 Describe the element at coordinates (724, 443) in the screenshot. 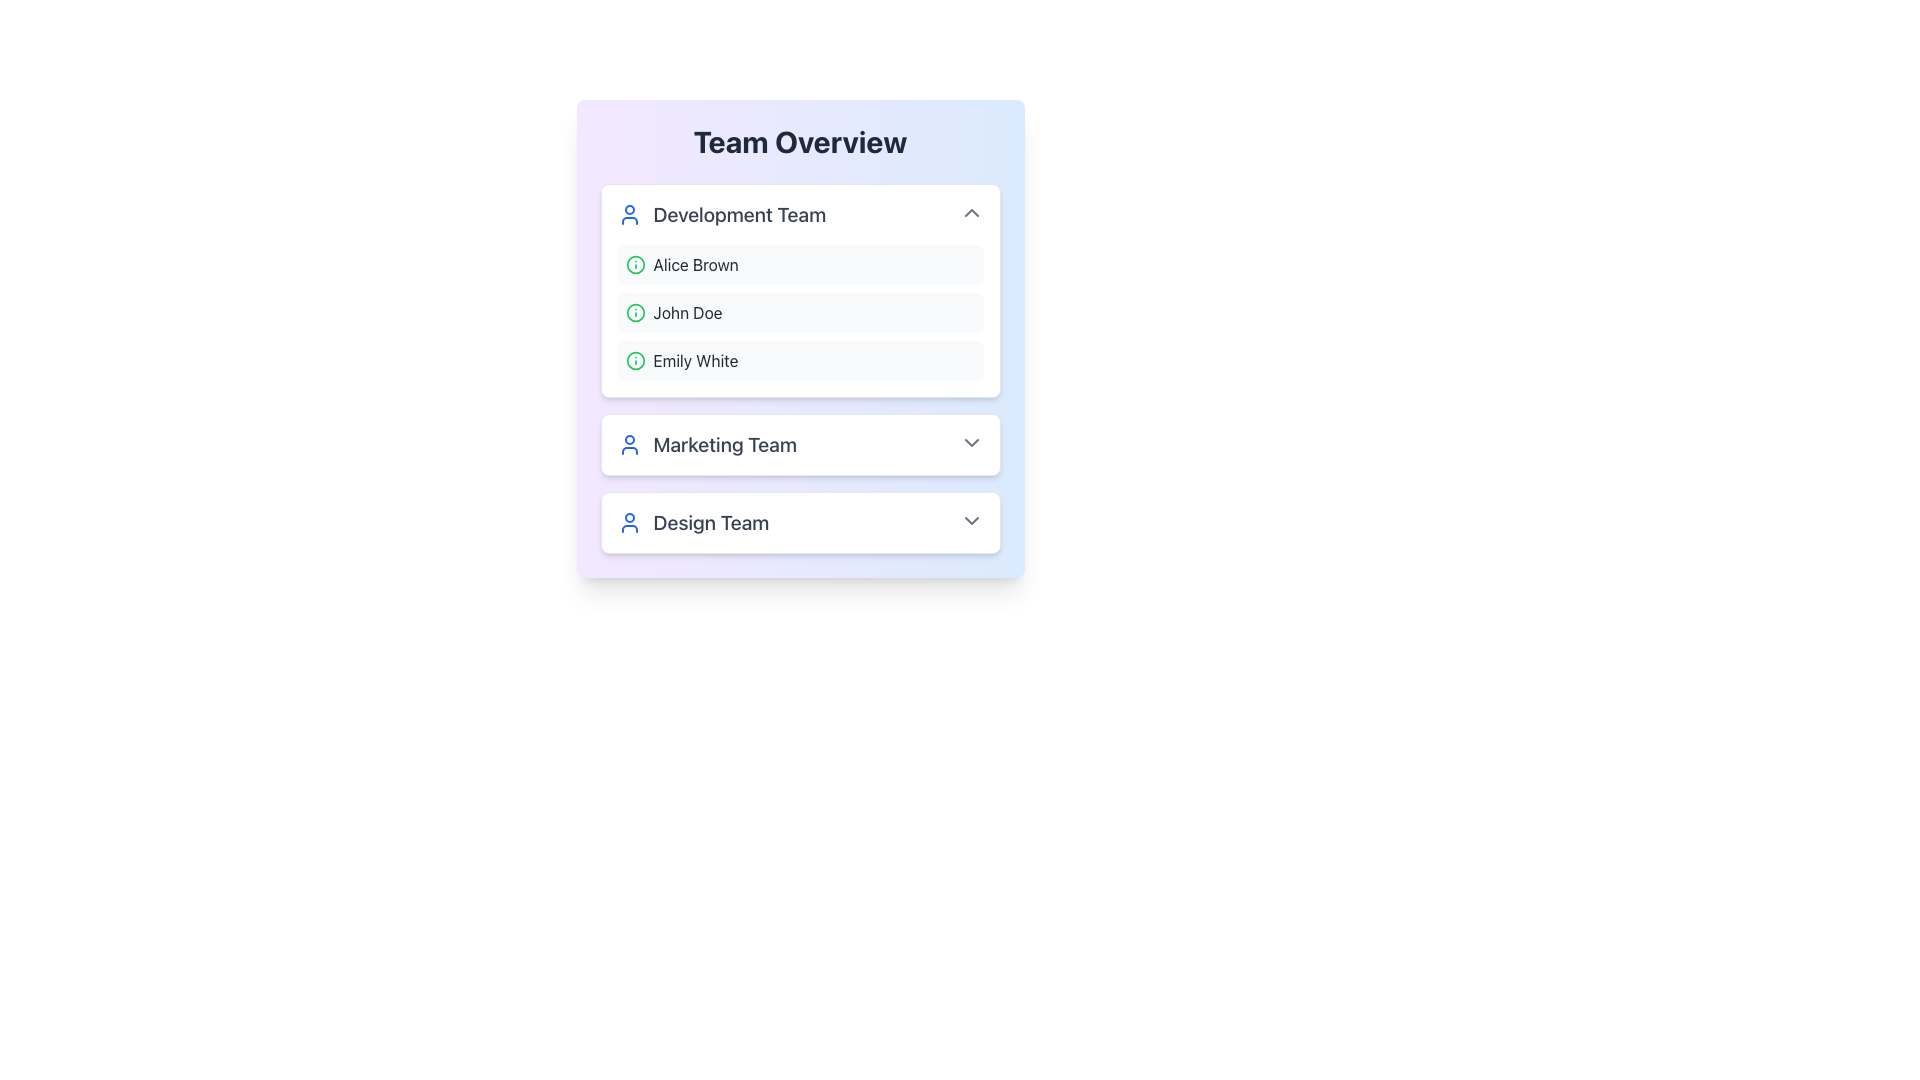

I see `the 'Marketing Team' text label, which is positioned to the right of a user icon and above a dropdown arrow in the 'Team Overview' section` at that location.